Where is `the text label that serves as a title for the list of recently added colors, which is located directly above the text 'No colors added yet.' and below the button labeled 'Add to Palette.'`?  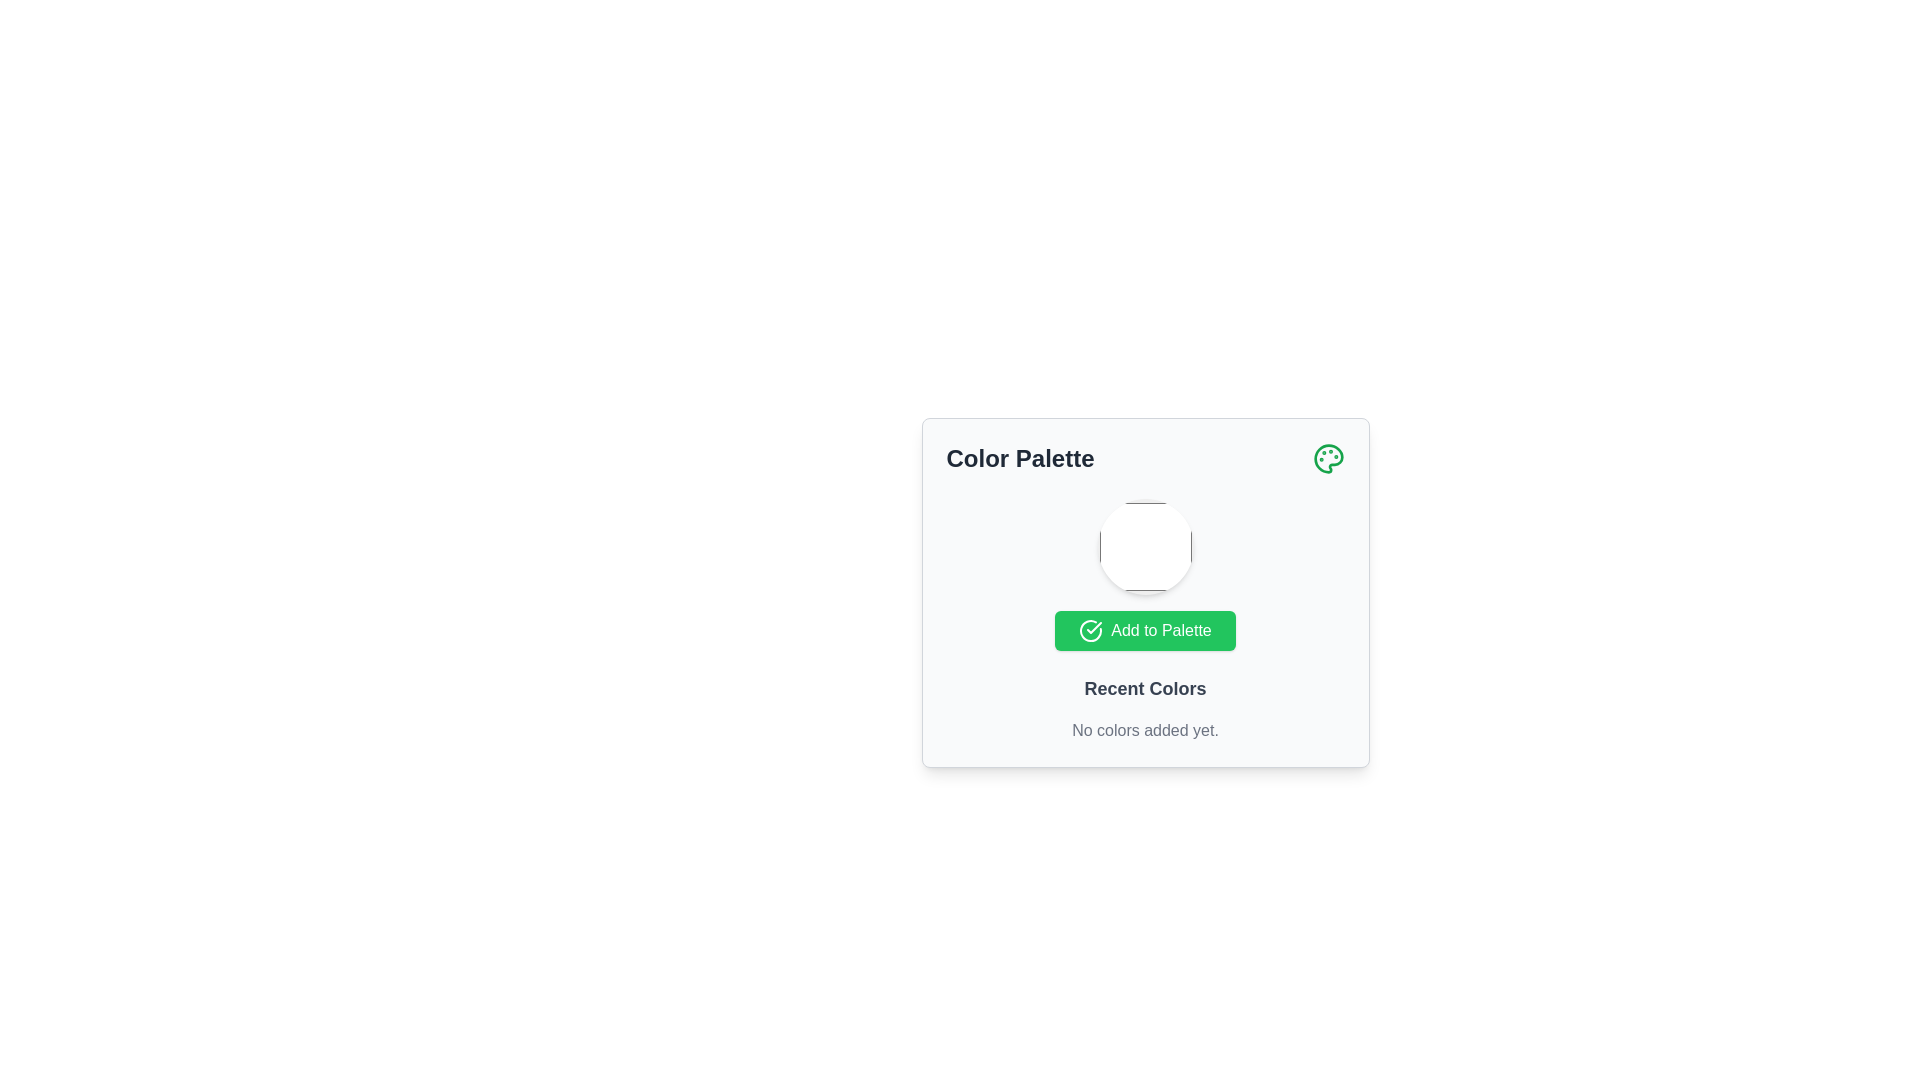 the text label that serves as a title for the list of recently added colors, which is located directly above the text 'No colors added yet.' and below the button labeled 'Add to Palette.' is located at coordinates (1145, 688).